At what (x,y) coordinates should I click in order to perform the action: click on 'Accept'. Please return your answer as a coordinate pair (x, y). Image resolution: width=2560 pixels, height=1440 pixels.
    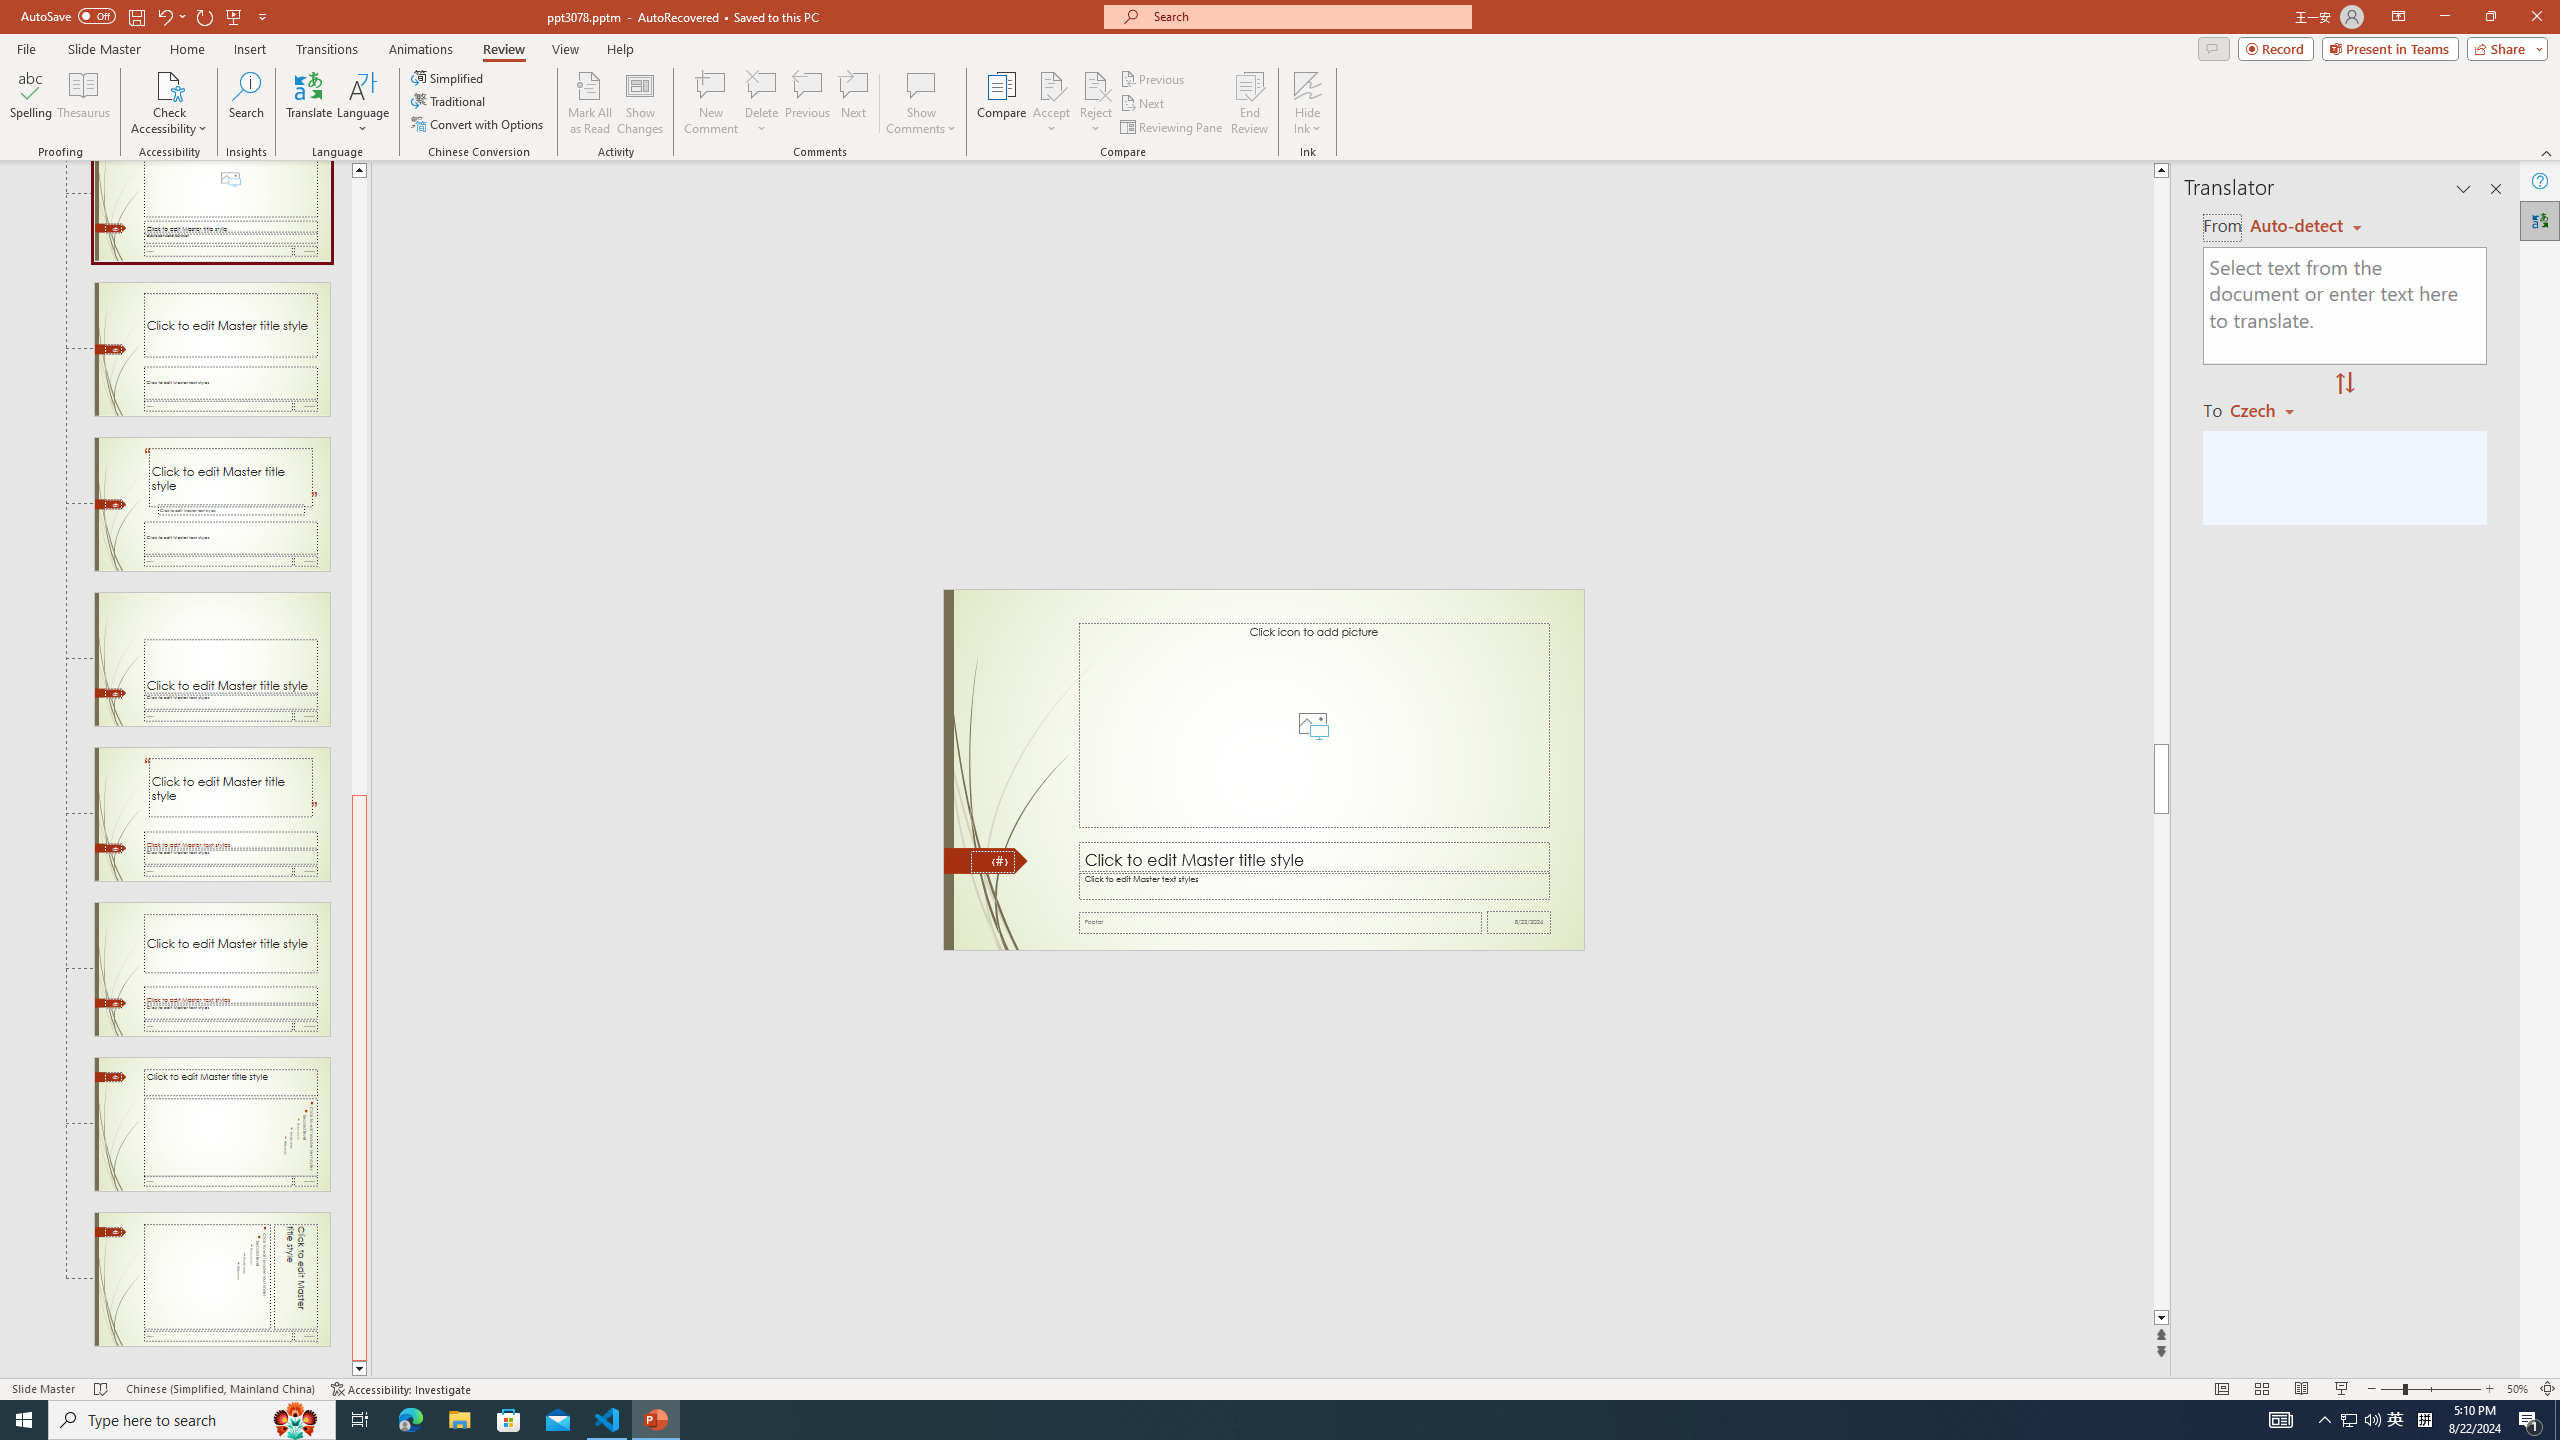
    Looking at the image, I should click on (1051, 103).